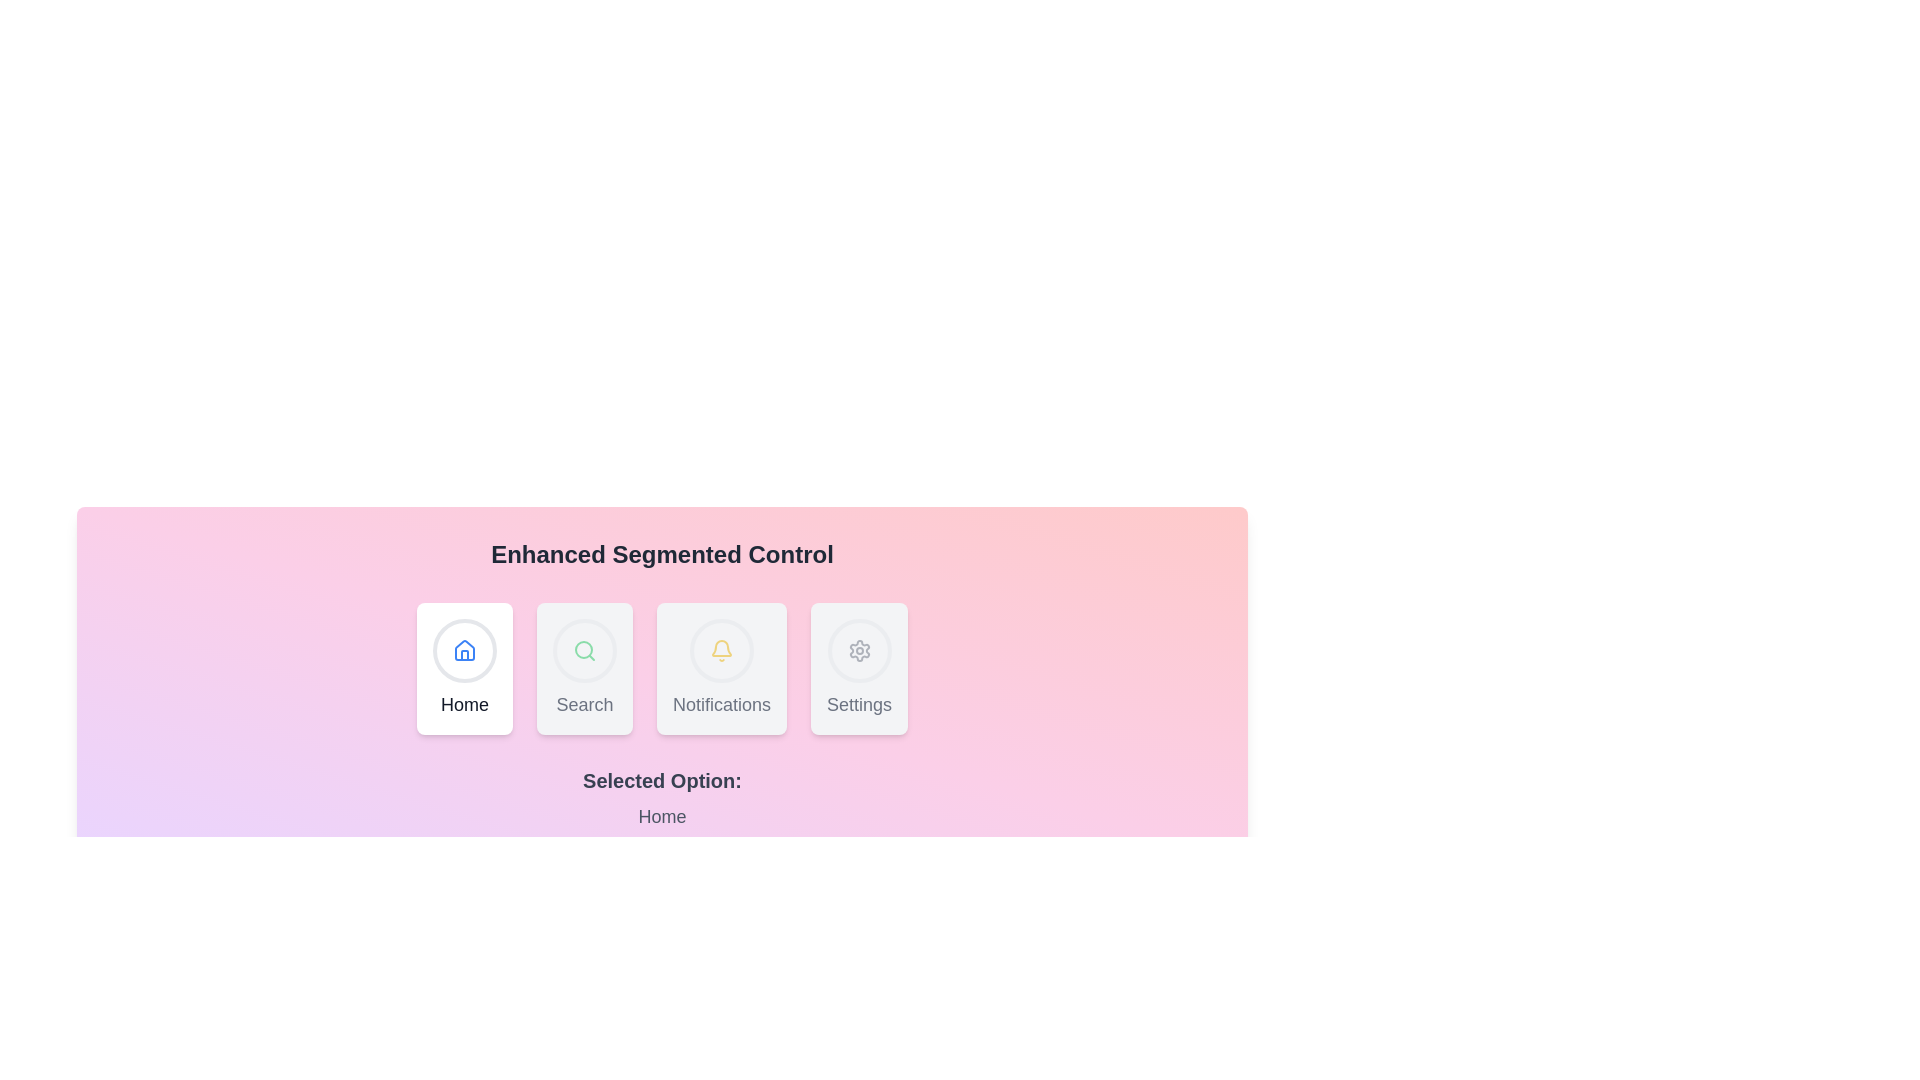  What do you see at coordinates (464, 651) in the screenshot?
I see `the 'Home' icon in the segmented control interface` at bounding box center [464, 651].